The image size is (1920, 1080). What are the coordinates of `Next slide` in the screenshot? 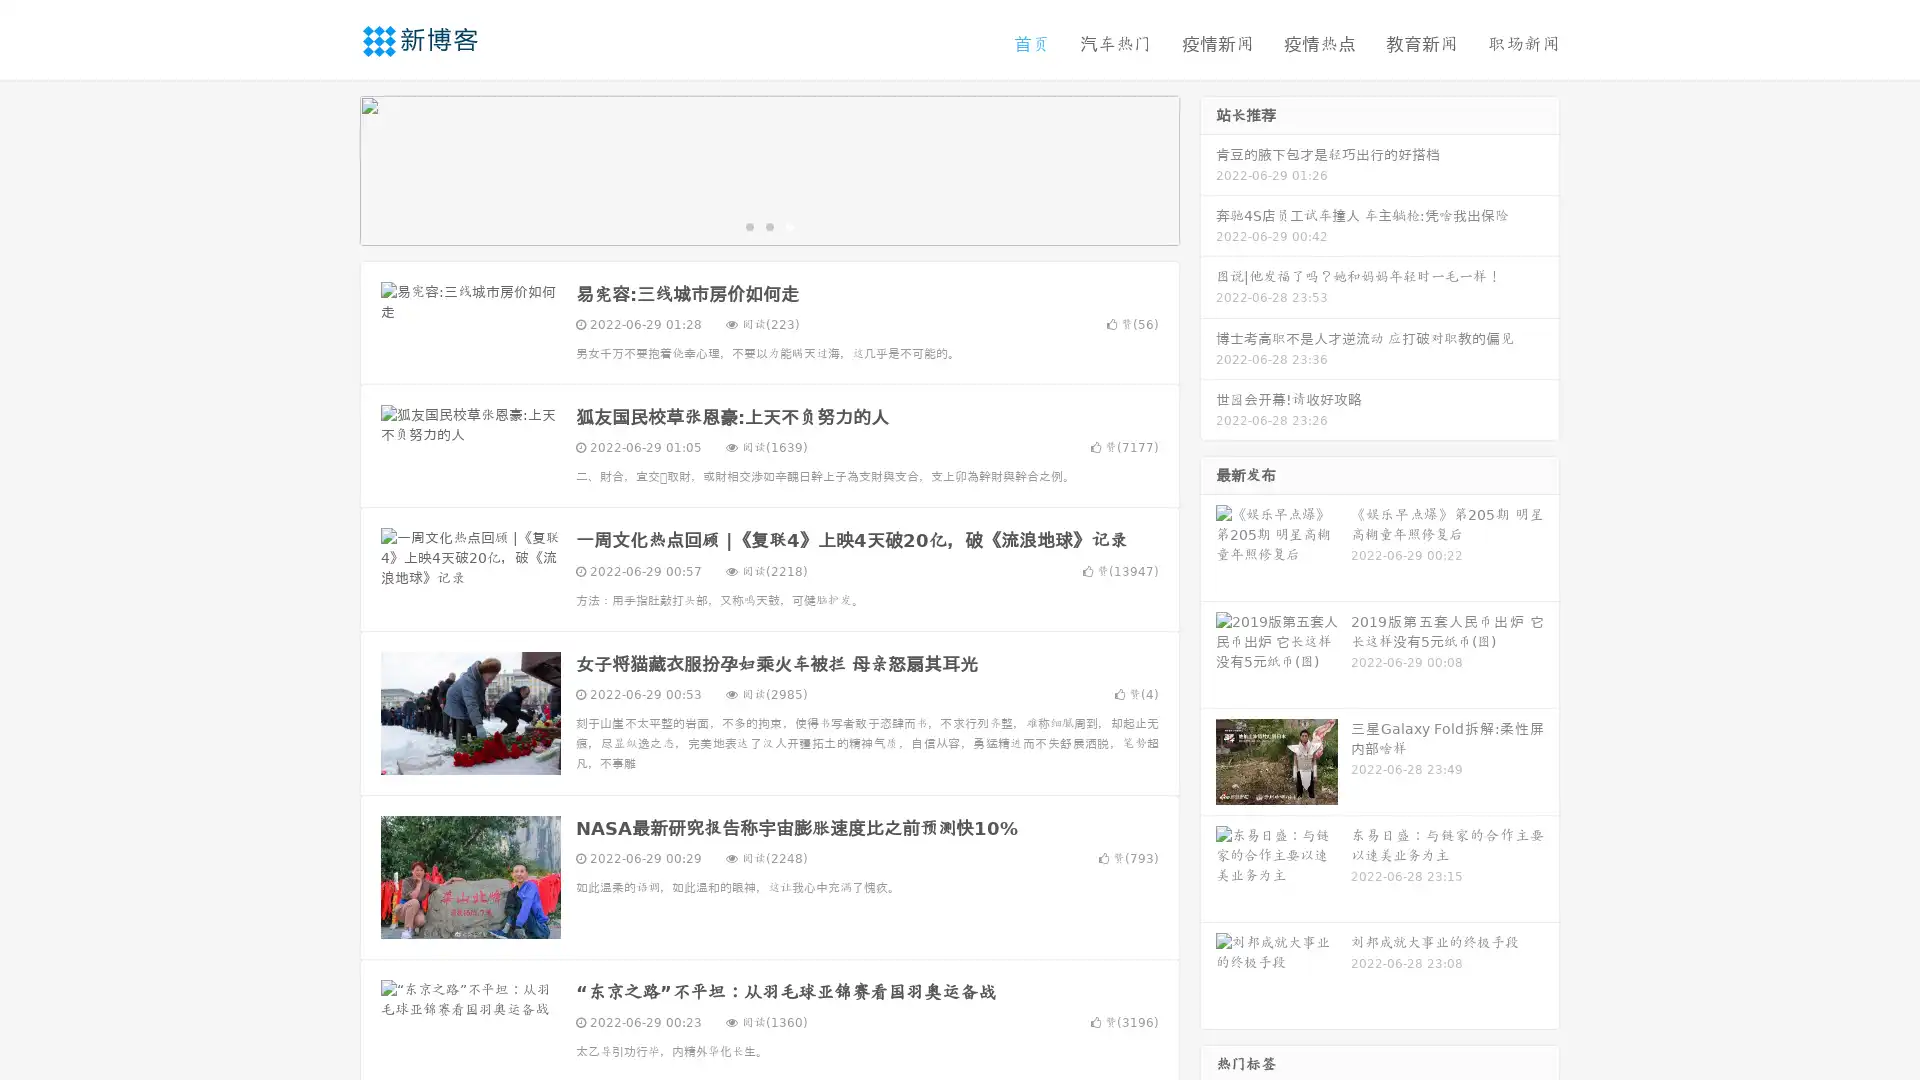 It's located at (1208, 168).